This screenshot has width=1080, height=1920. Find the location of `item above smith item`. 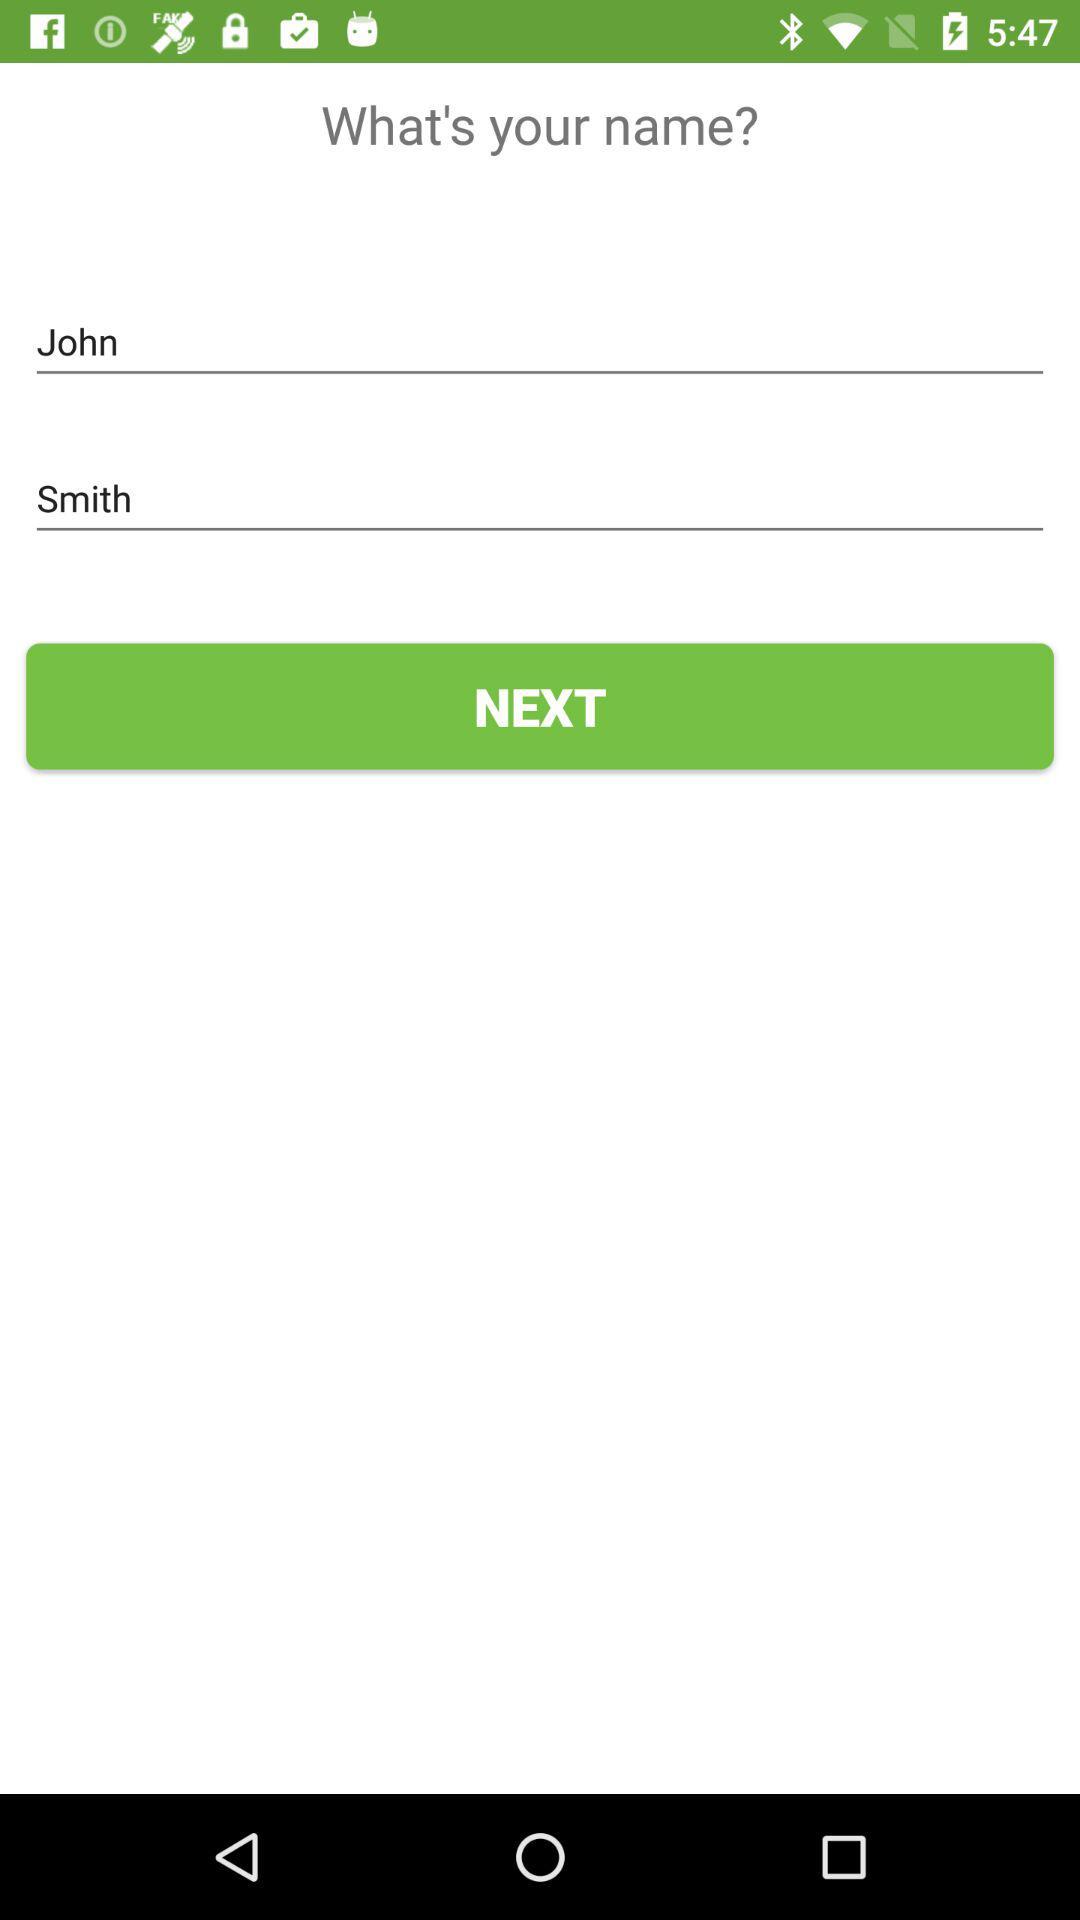

item above smith item is located at coordinates (540, 342).